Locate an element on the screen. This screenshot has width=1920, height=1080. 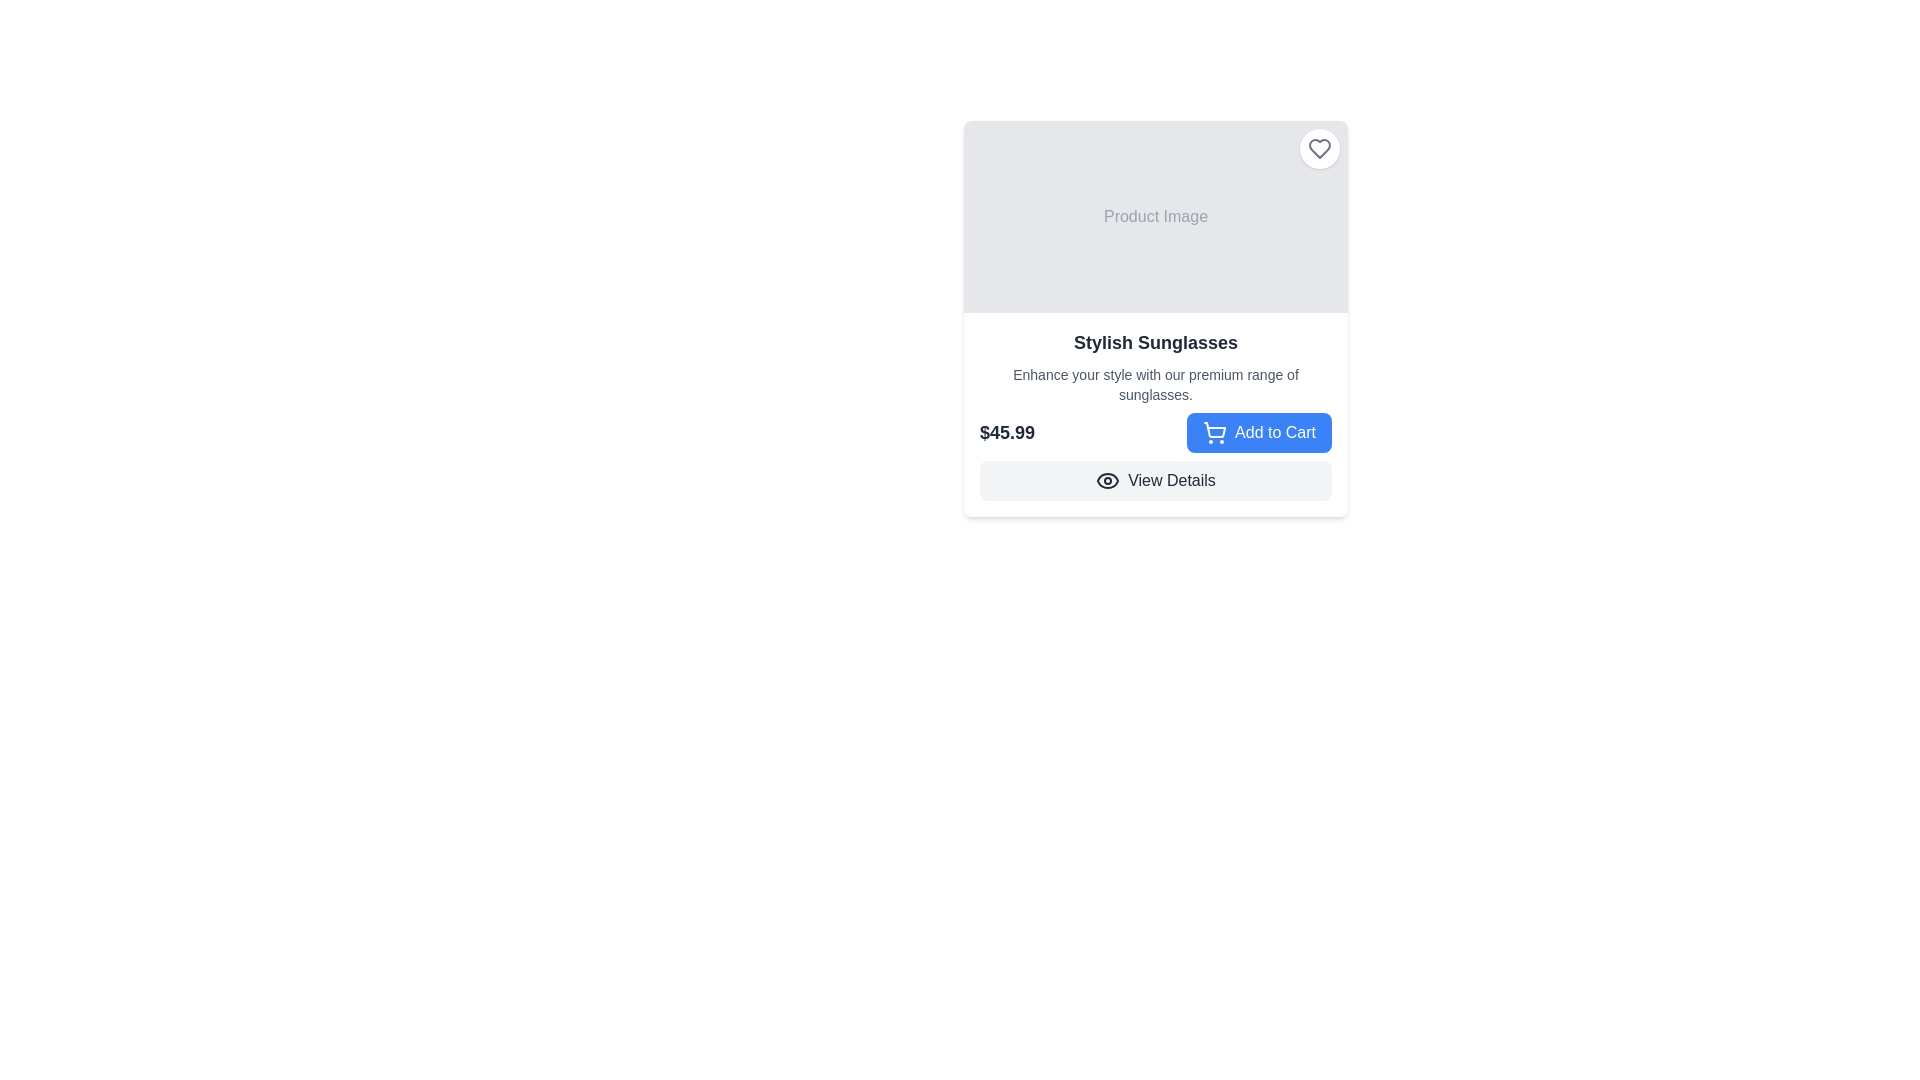
the heart icon located at the top-right corner of the product card to mark the item as a favorite is located at coordinates (1320, 148).